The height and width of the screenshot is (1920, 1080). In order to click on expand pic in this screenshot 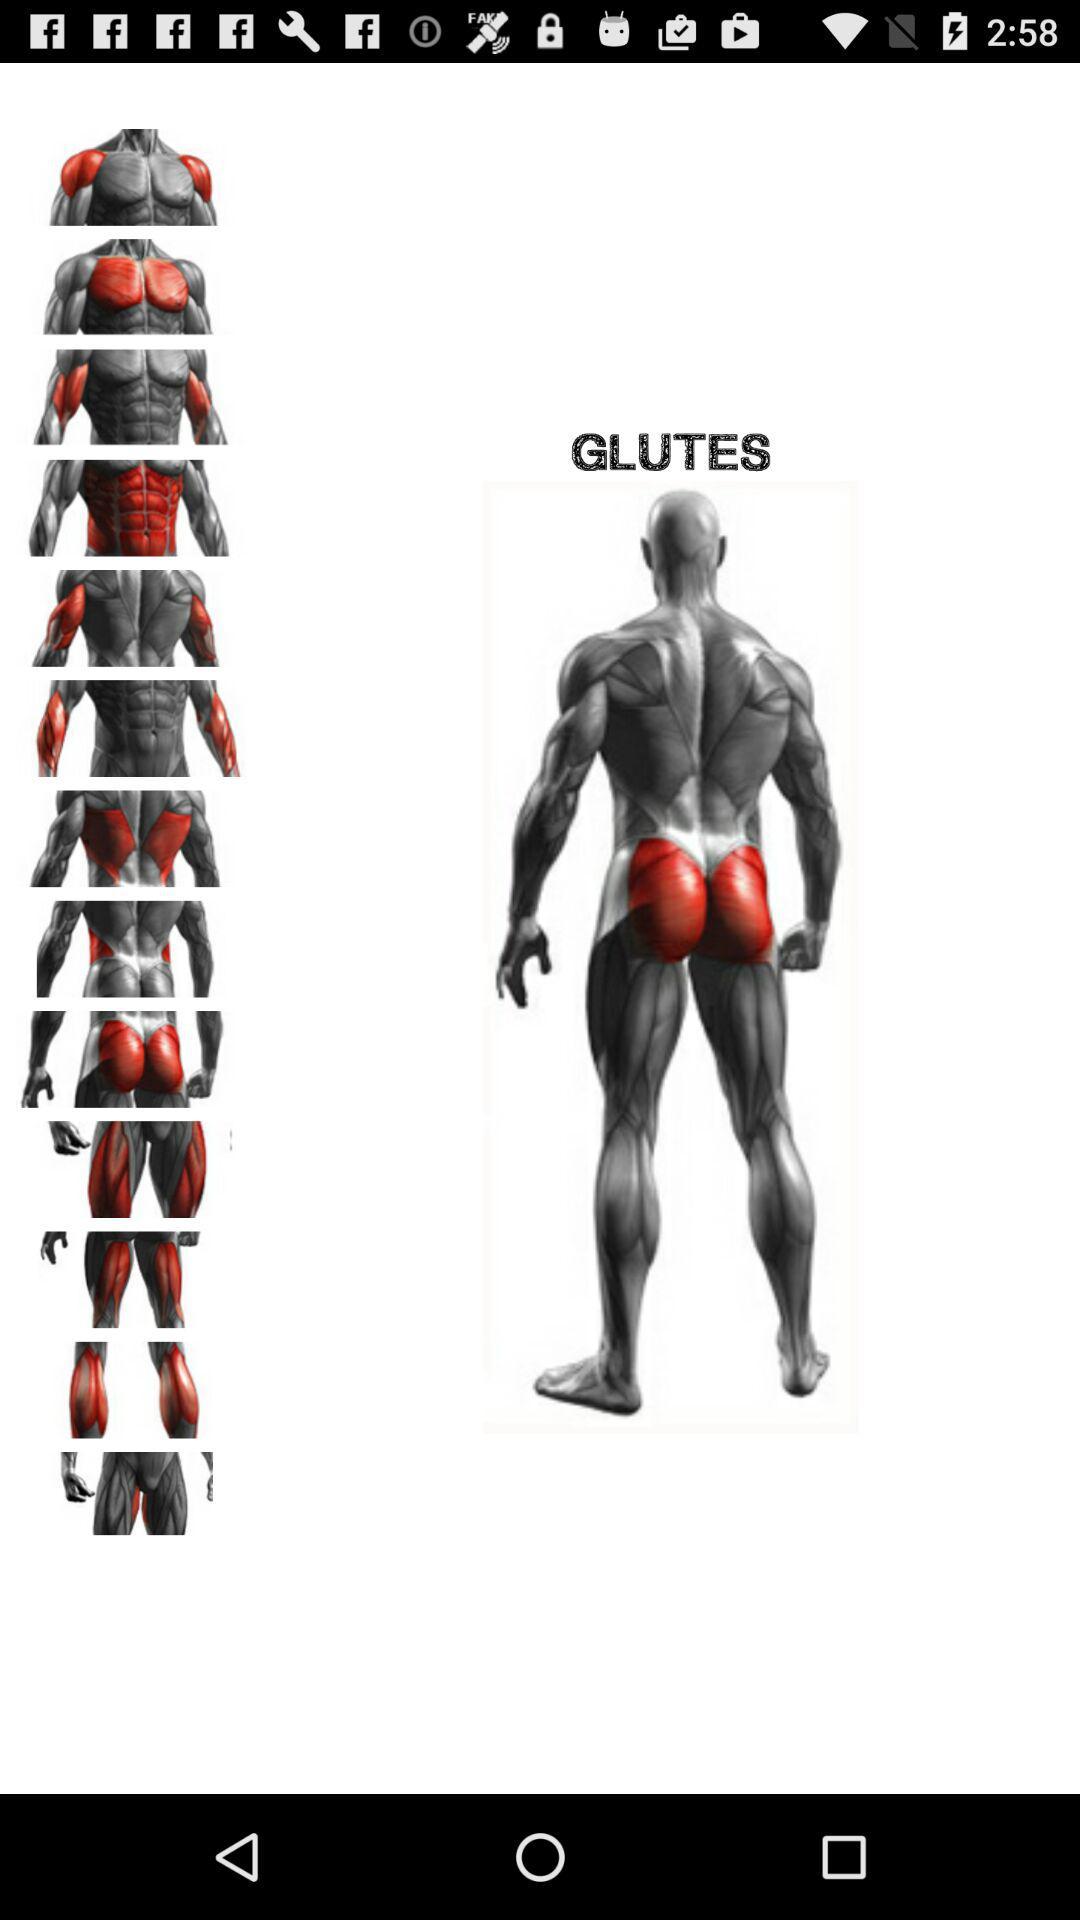, I will do `click(131, 1051)`.